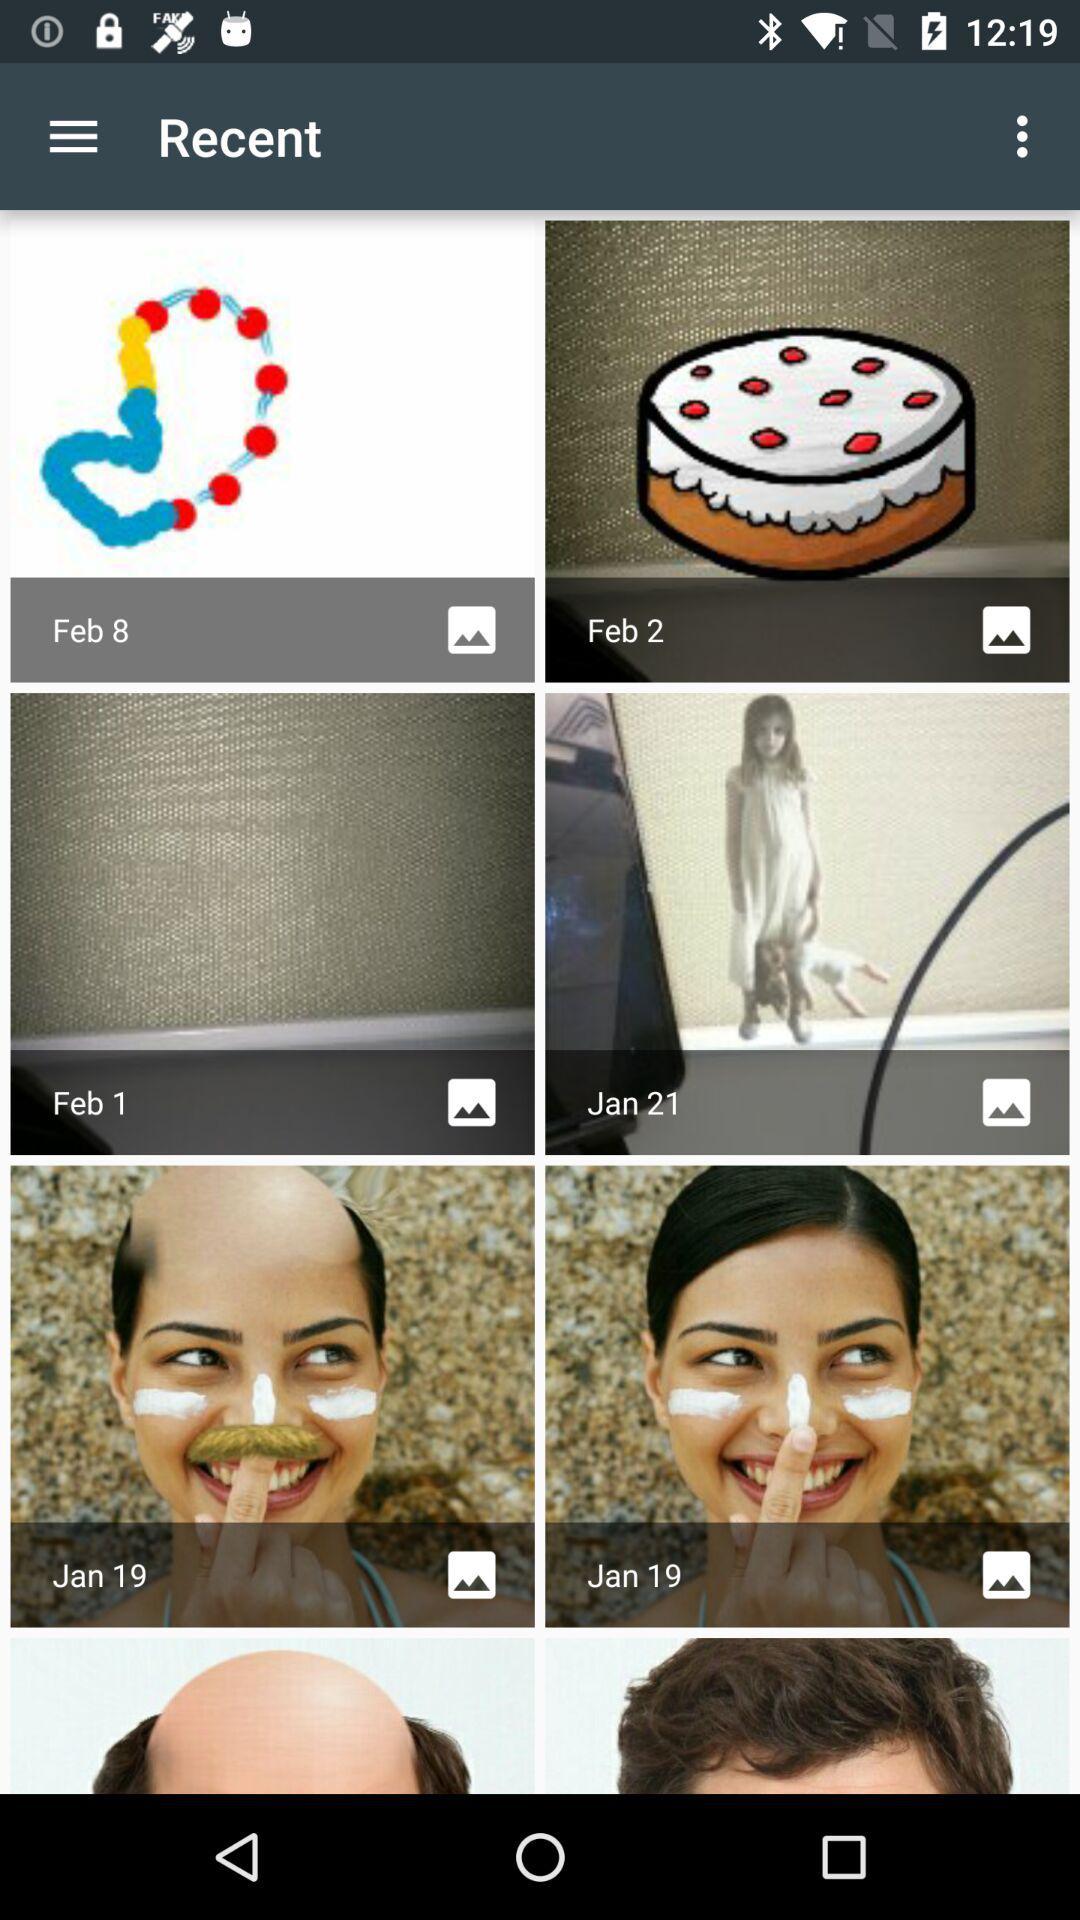  What do you see at coordinates (1027, 135) in the screenshot?
I see `item next to the recent app` at bounding box center [1027, 135].